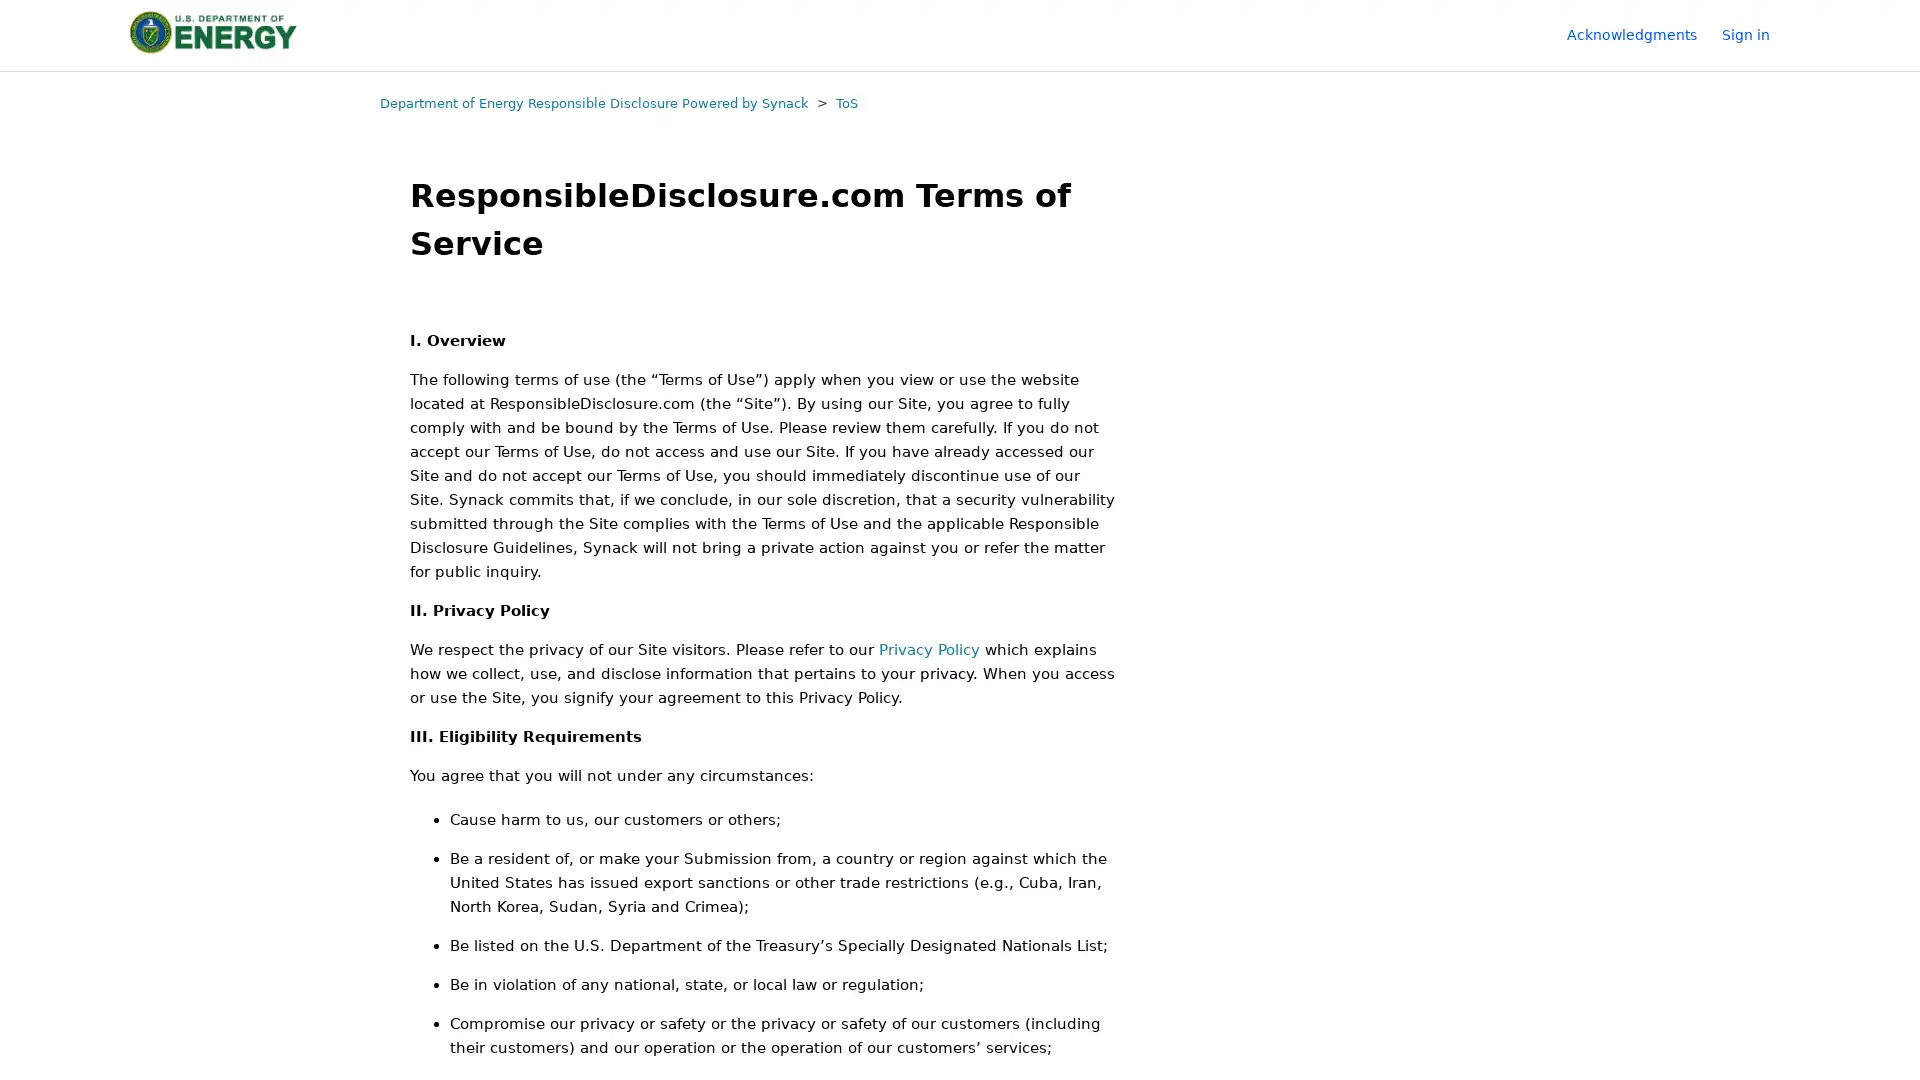 The image size is (1920, 1080). Describe the element at coordinates (1755, 34) in the screenshot. I see `Sign in` at that location.